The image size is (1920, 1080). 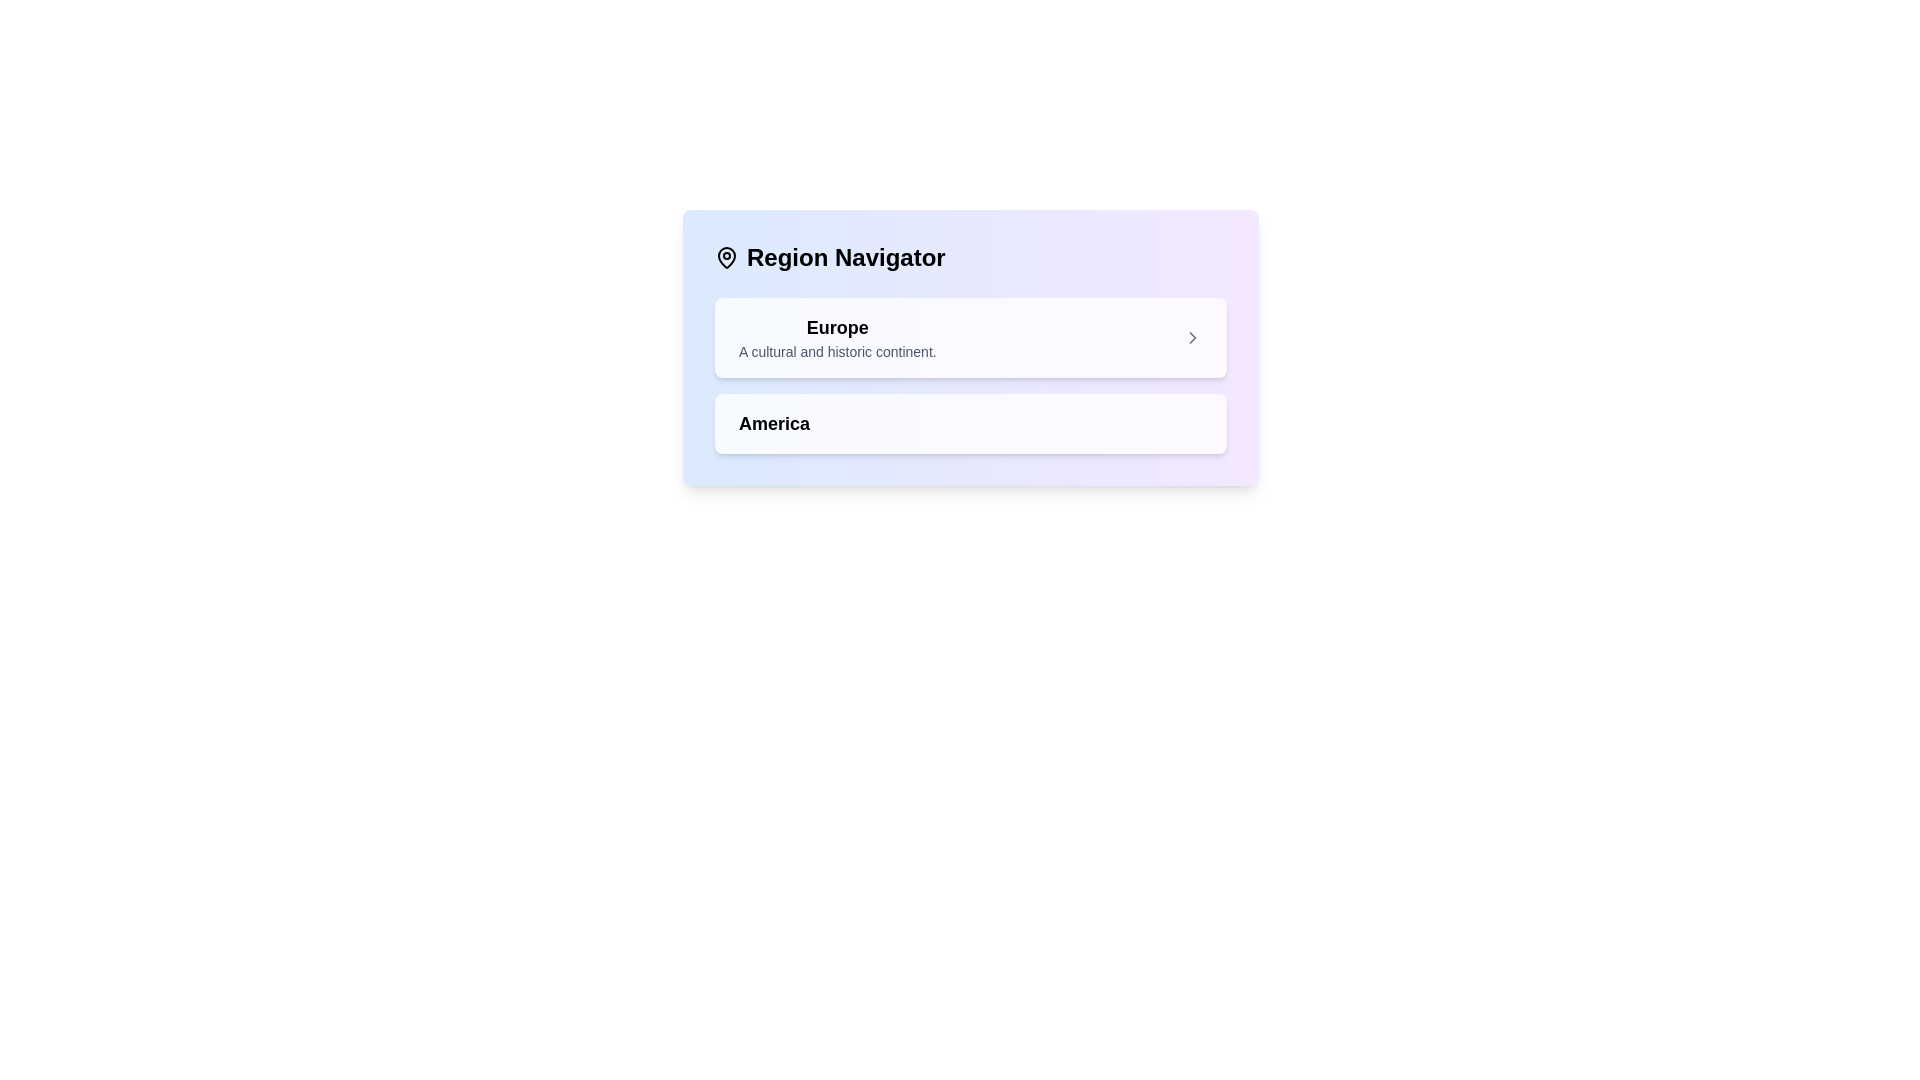 What do you see at coordinates (725, 257) in the screenshot?
I see `the map pin icon located at the upper-left corner of the 'Region Navigator' section, which is styled with a black outline and no fill` at bounding box center [725, 257].